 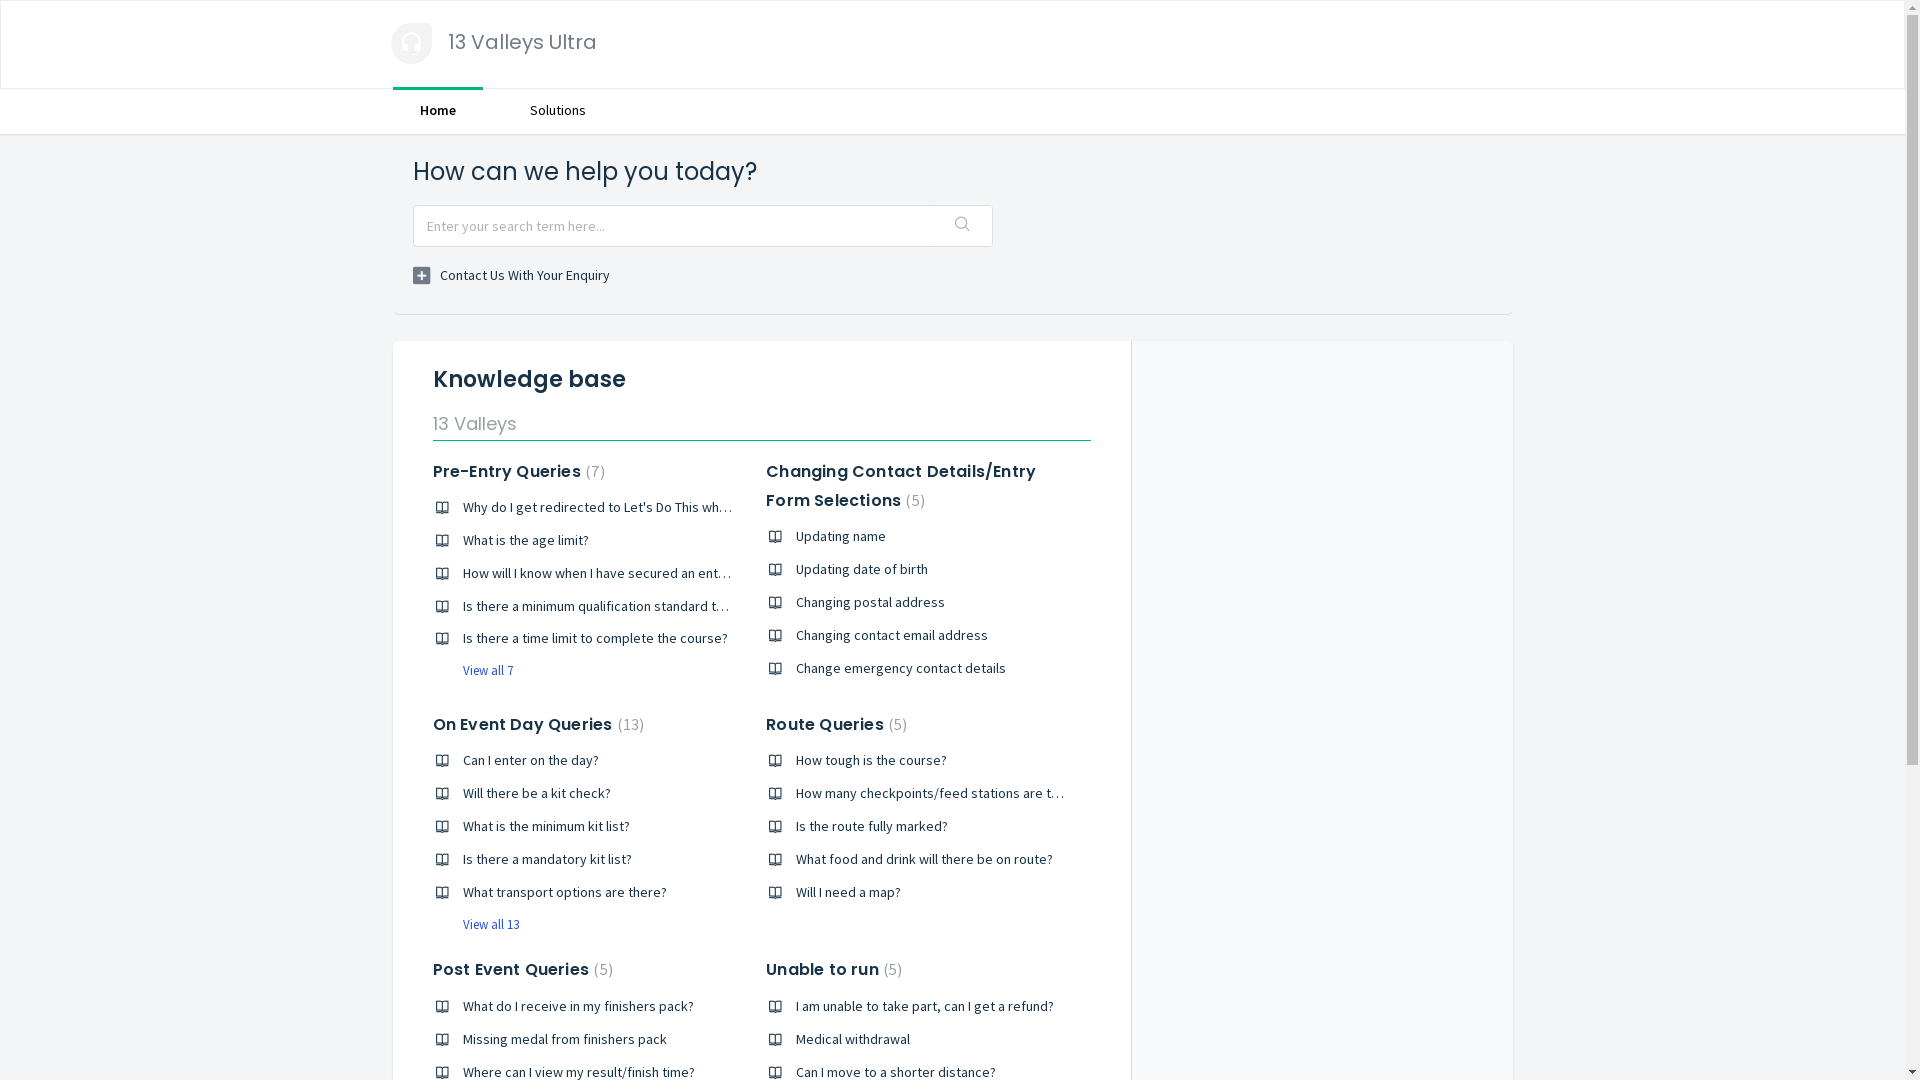 I want to click on 'Pre-Entry Queries 7', so click(x=518, y=471).